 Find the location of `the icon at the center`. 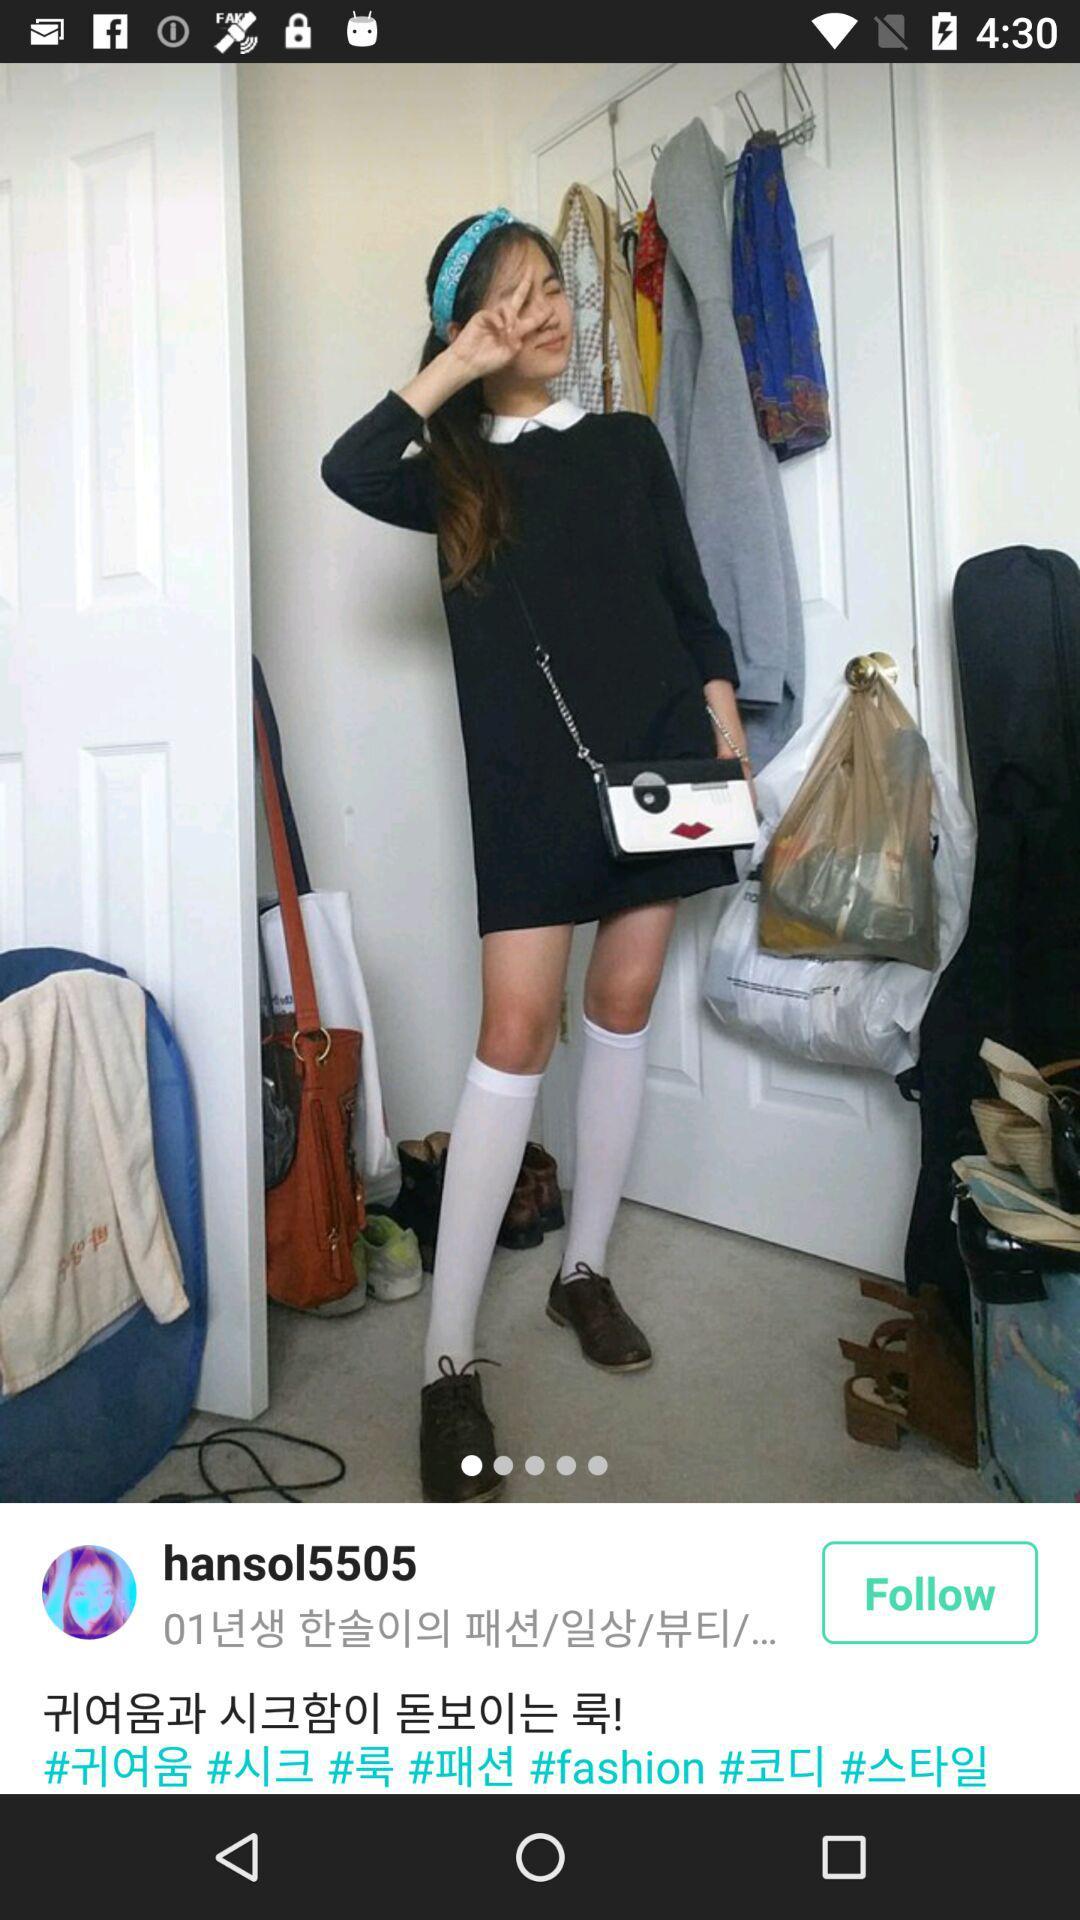

the icon at the center is located at coordinates (540, 781).